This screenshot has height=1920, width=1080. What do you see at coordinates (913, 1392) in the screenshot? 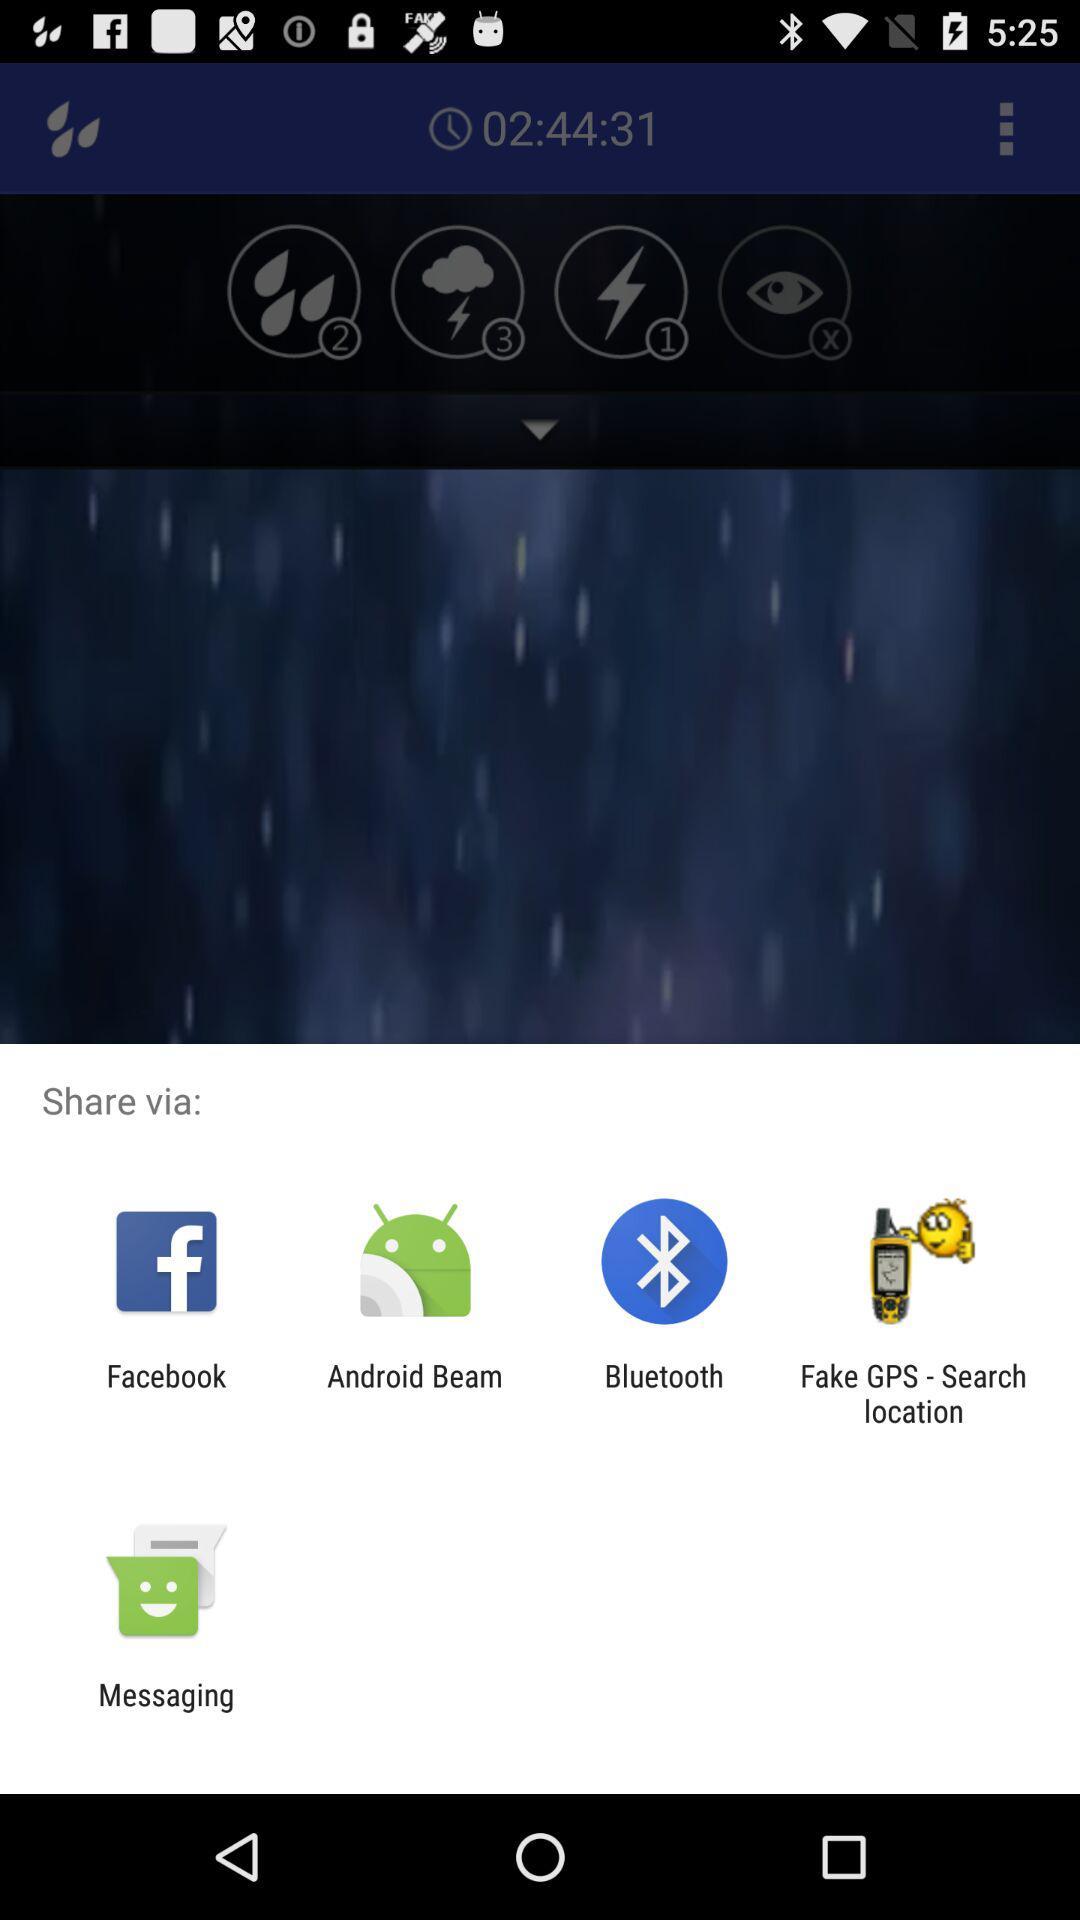
I see `app at the bottom right corner` at bounding box center [913, 1392].